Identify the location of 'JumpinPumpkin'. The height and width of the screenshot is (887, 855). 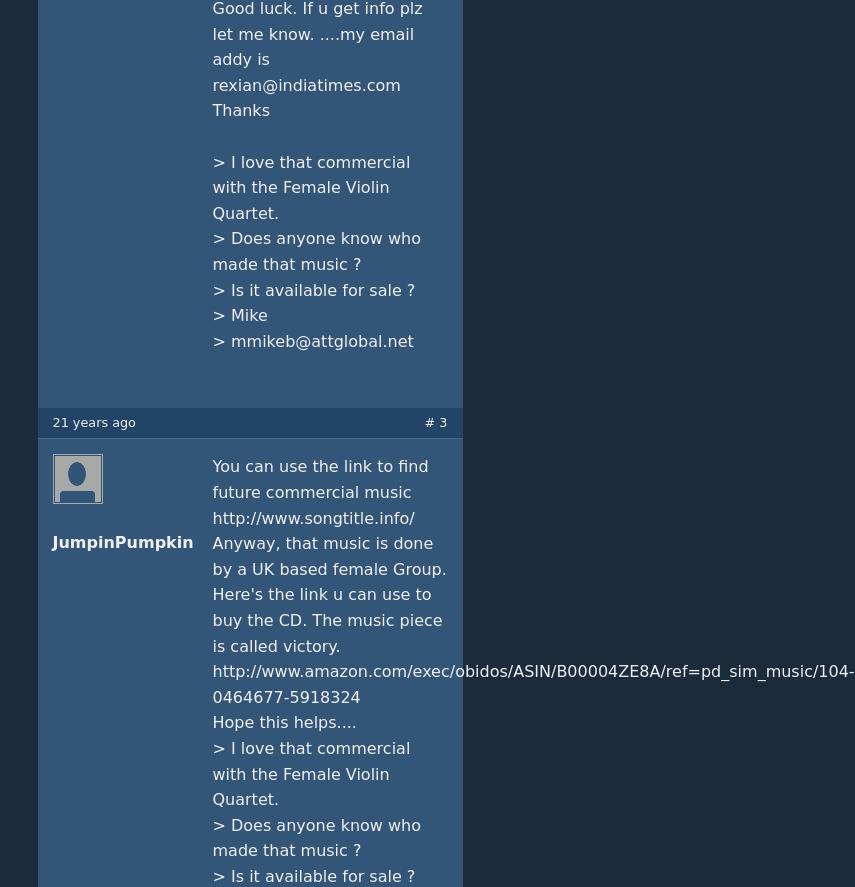
(121, 542).